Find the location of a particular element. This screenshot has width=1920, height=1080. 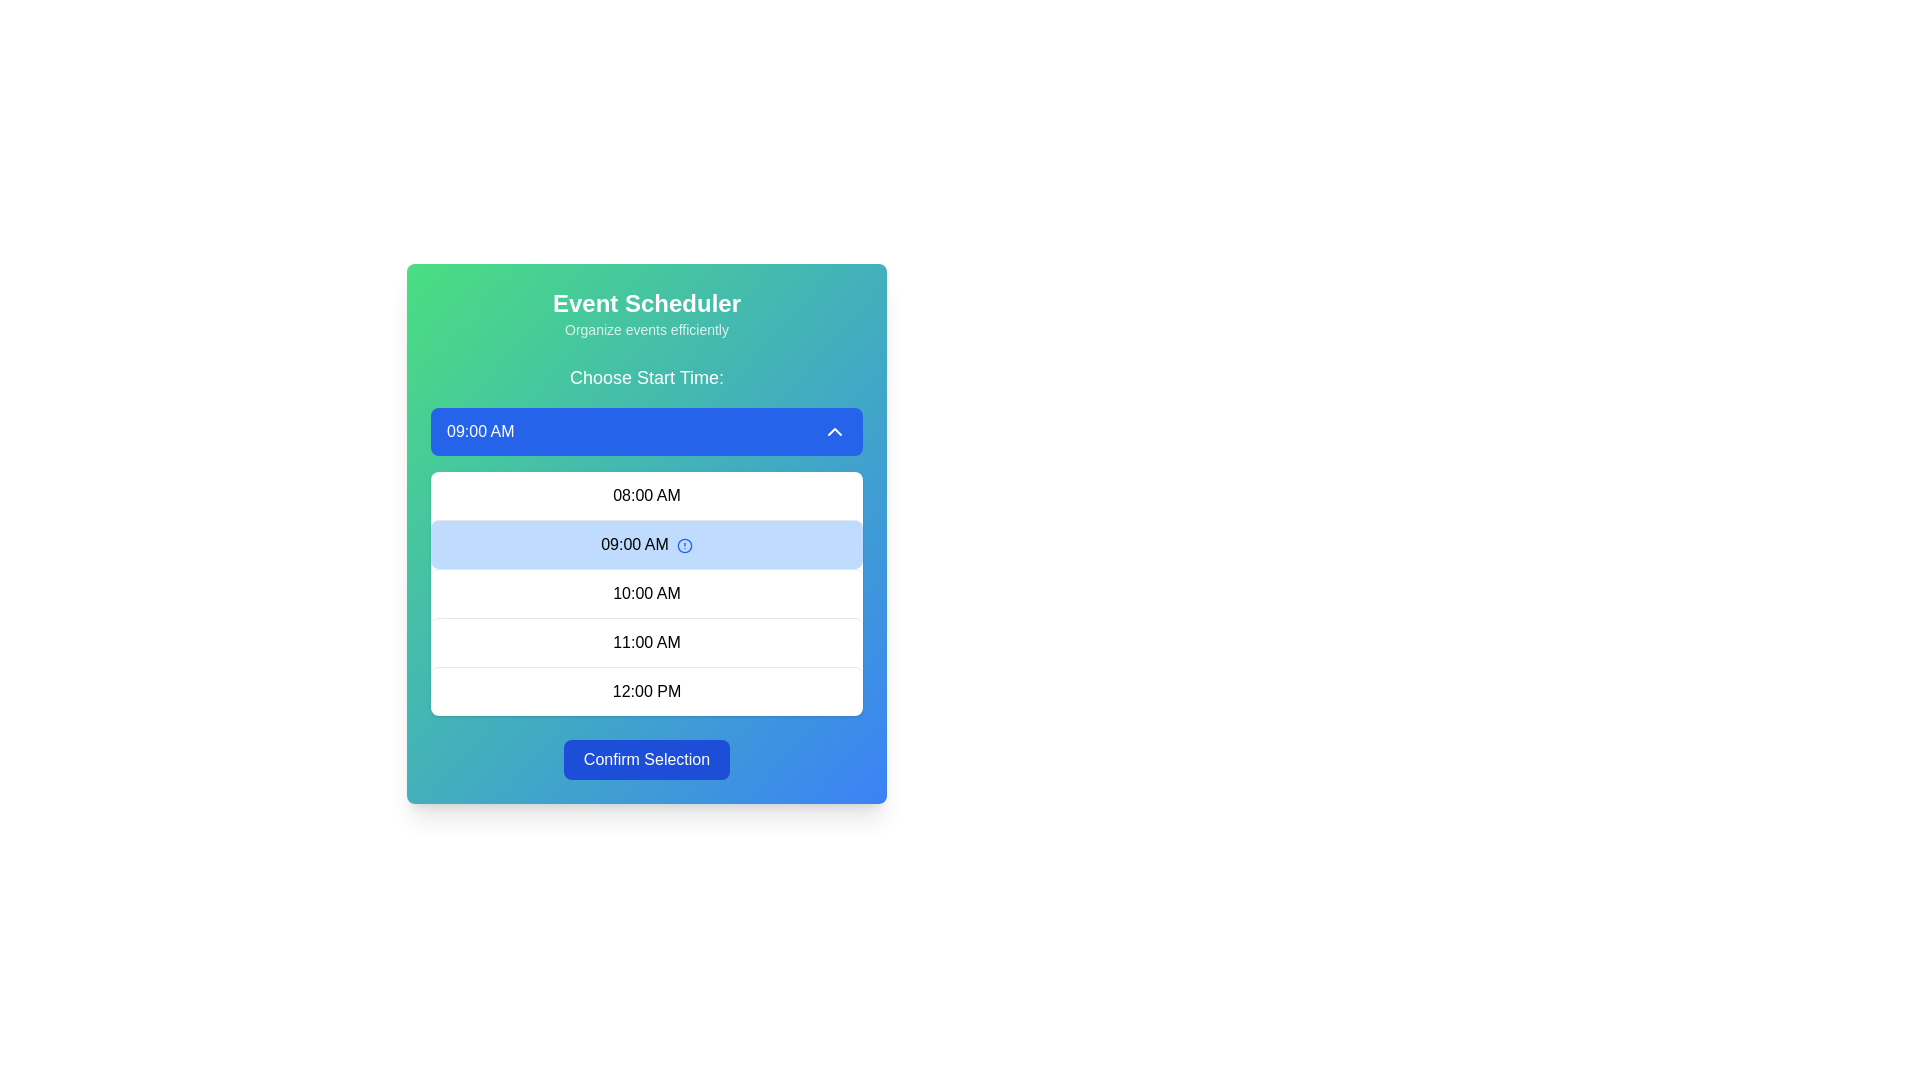

the fourth selectable time slot option in the list labeled 'Choose Start Time:', which is positioned between '09:00 AM' and '11:00 AM' is located at coordinates (647, 592).